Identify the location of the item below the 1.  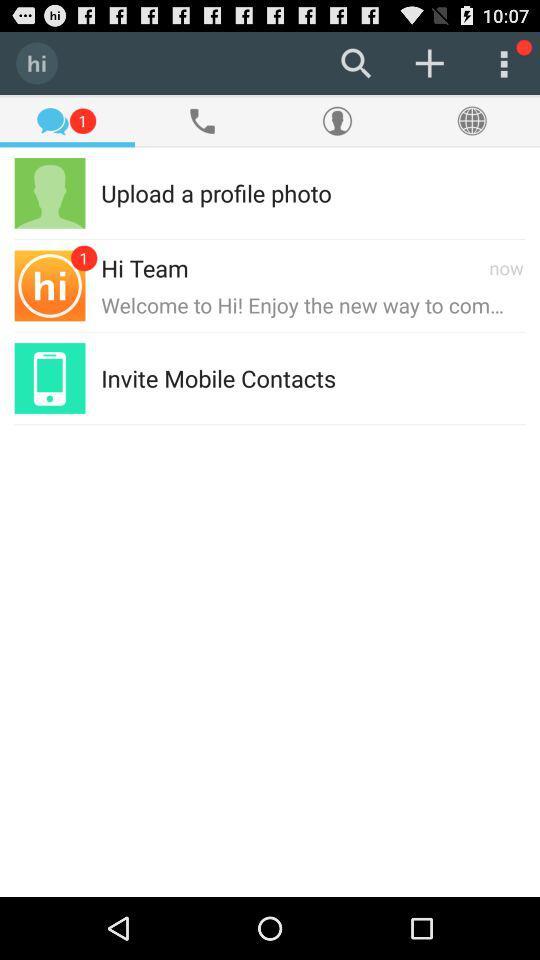
(215, 192).